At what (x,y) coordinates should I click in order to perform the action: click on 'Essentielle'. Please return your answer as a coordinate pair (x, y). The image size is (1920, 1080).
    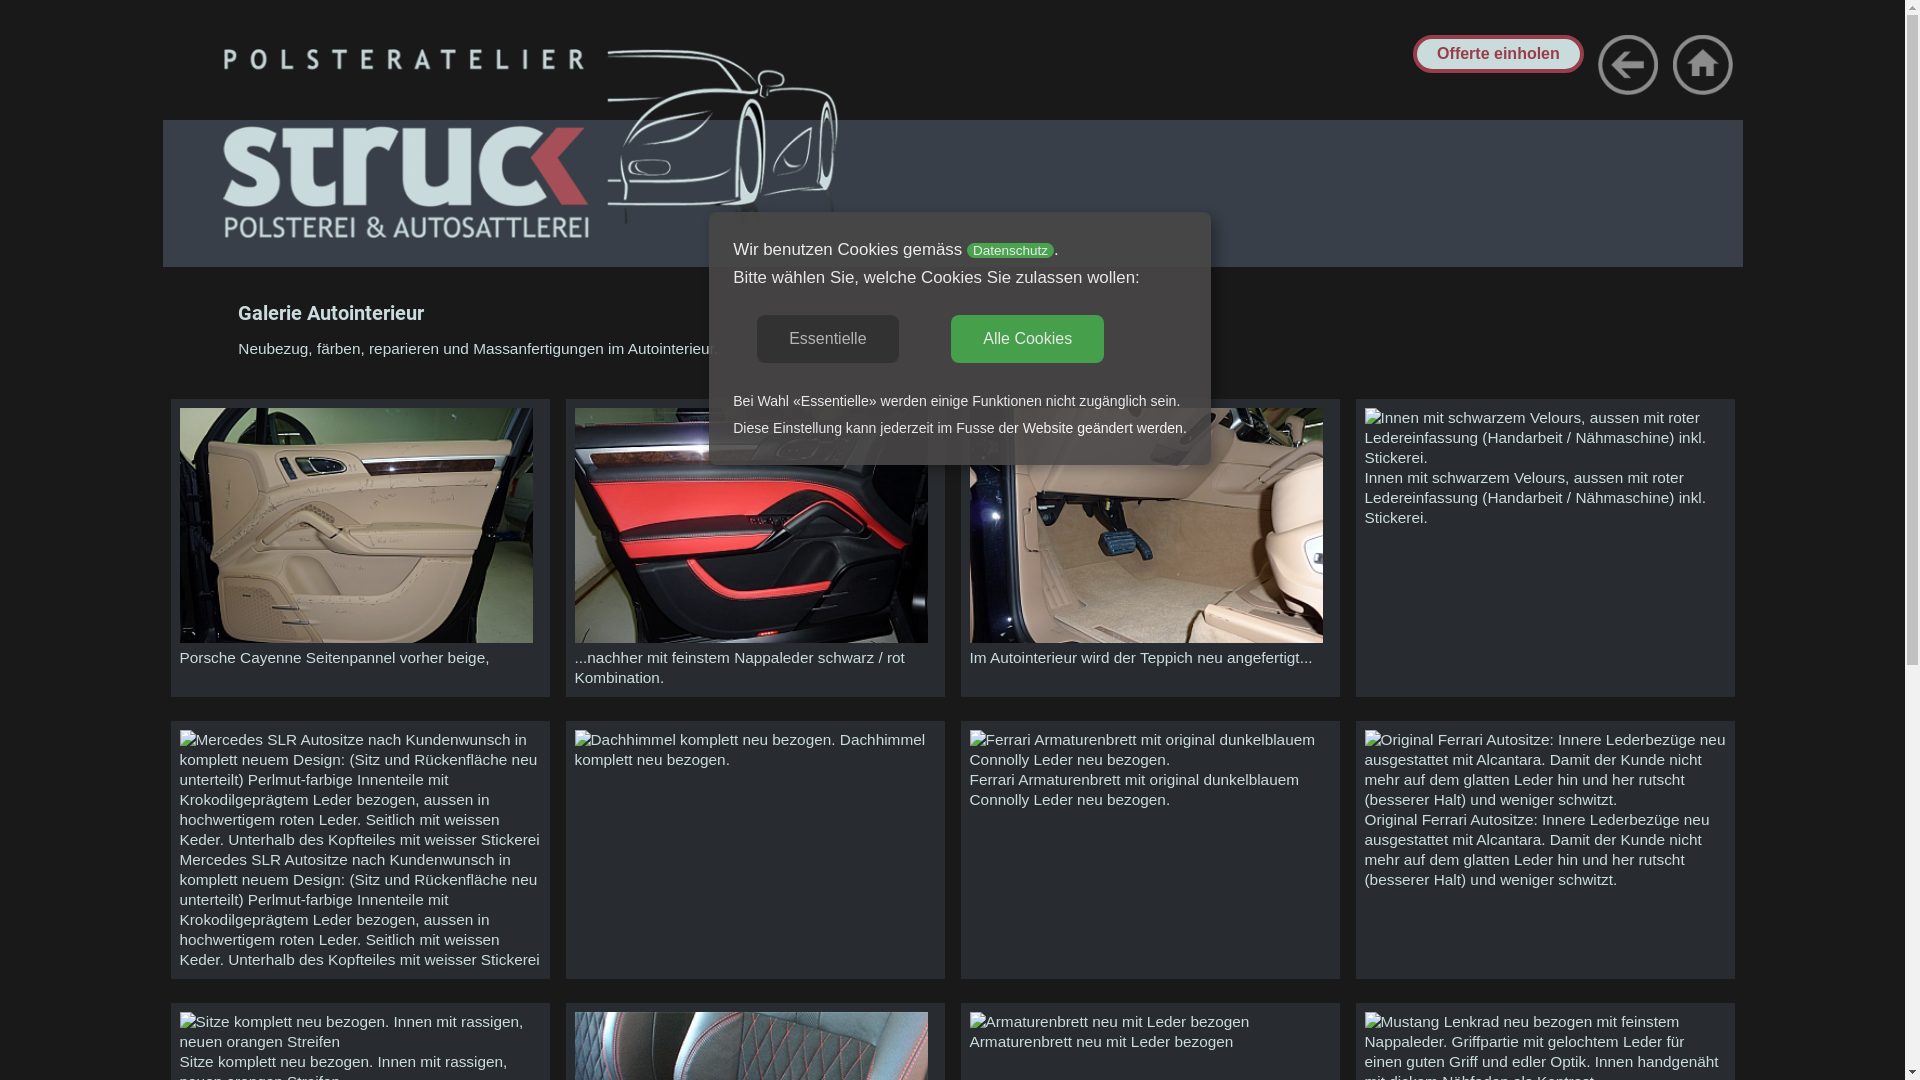
    Looking at the image, I should click on (756, 338).